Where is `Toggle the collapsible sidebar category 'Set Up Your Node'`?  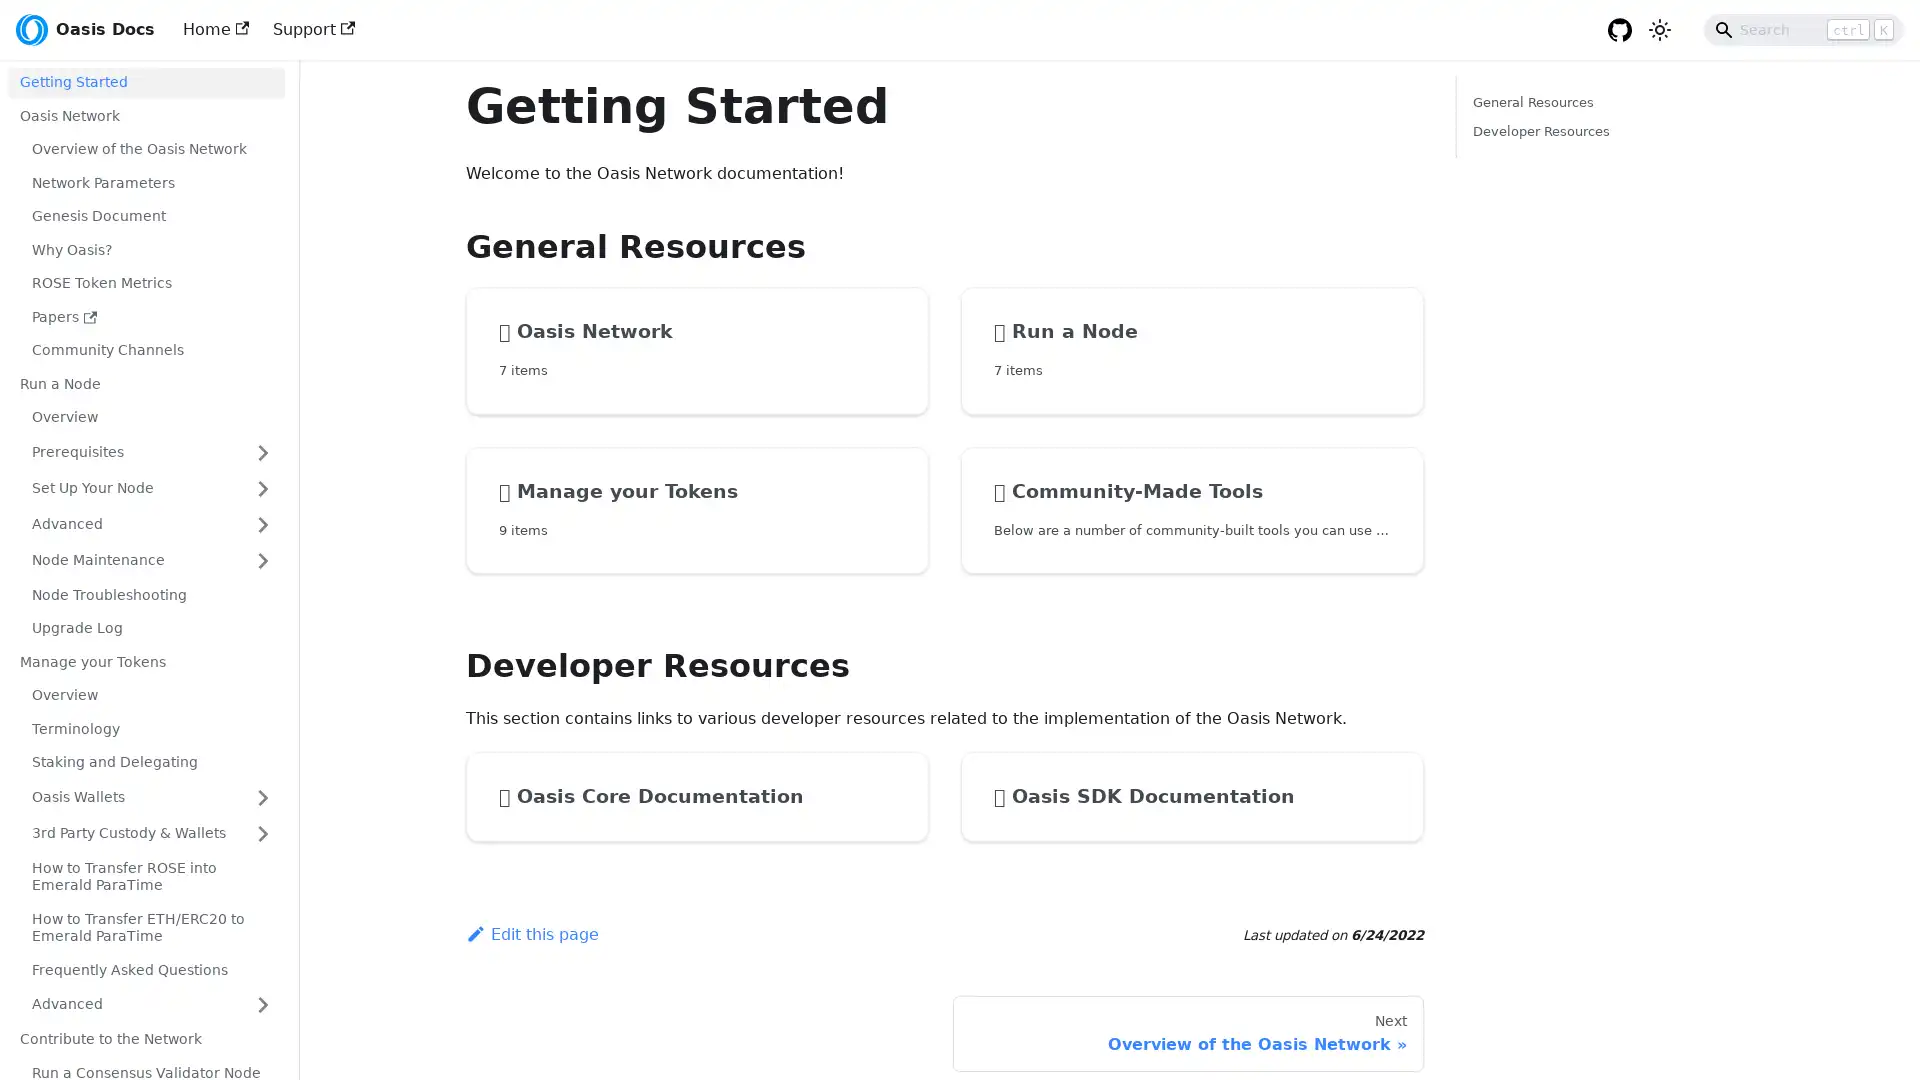
Toggle the collapsible sidebar category 'Set Up Your Node' is located at coordinates (262, 488).